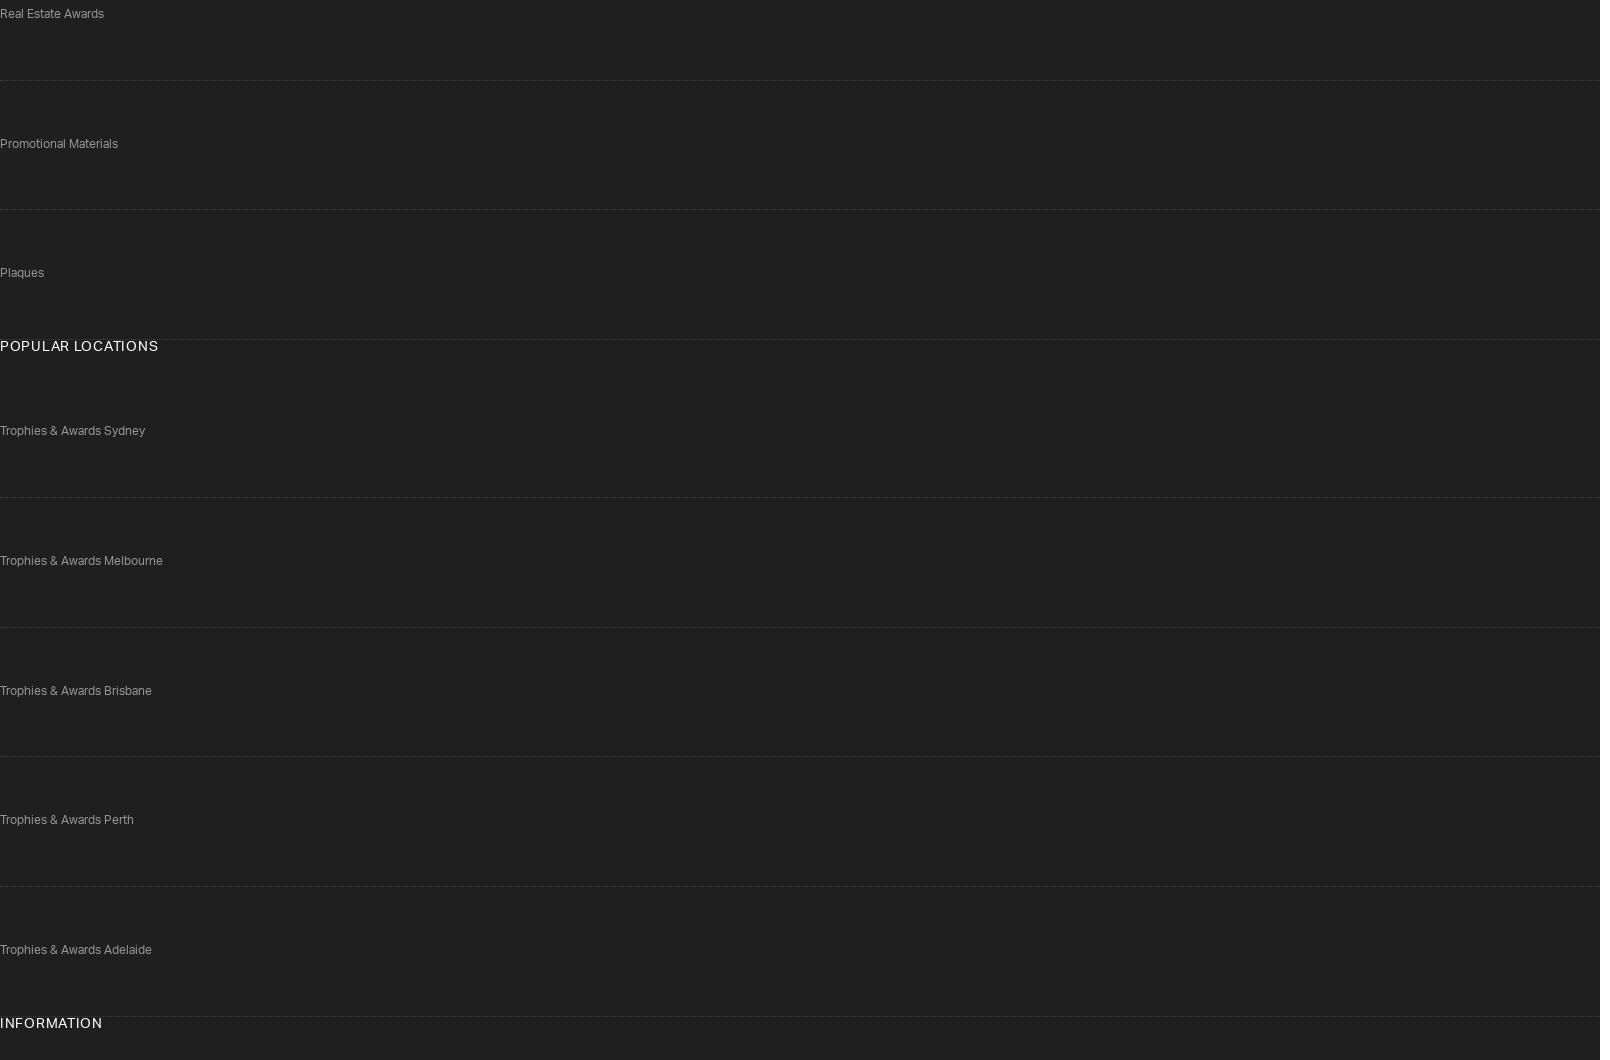  What do you see at coordinates (52, 13) in the screenshot?
I see `'Real Estate Awards'` at bounding box center [52, 13].